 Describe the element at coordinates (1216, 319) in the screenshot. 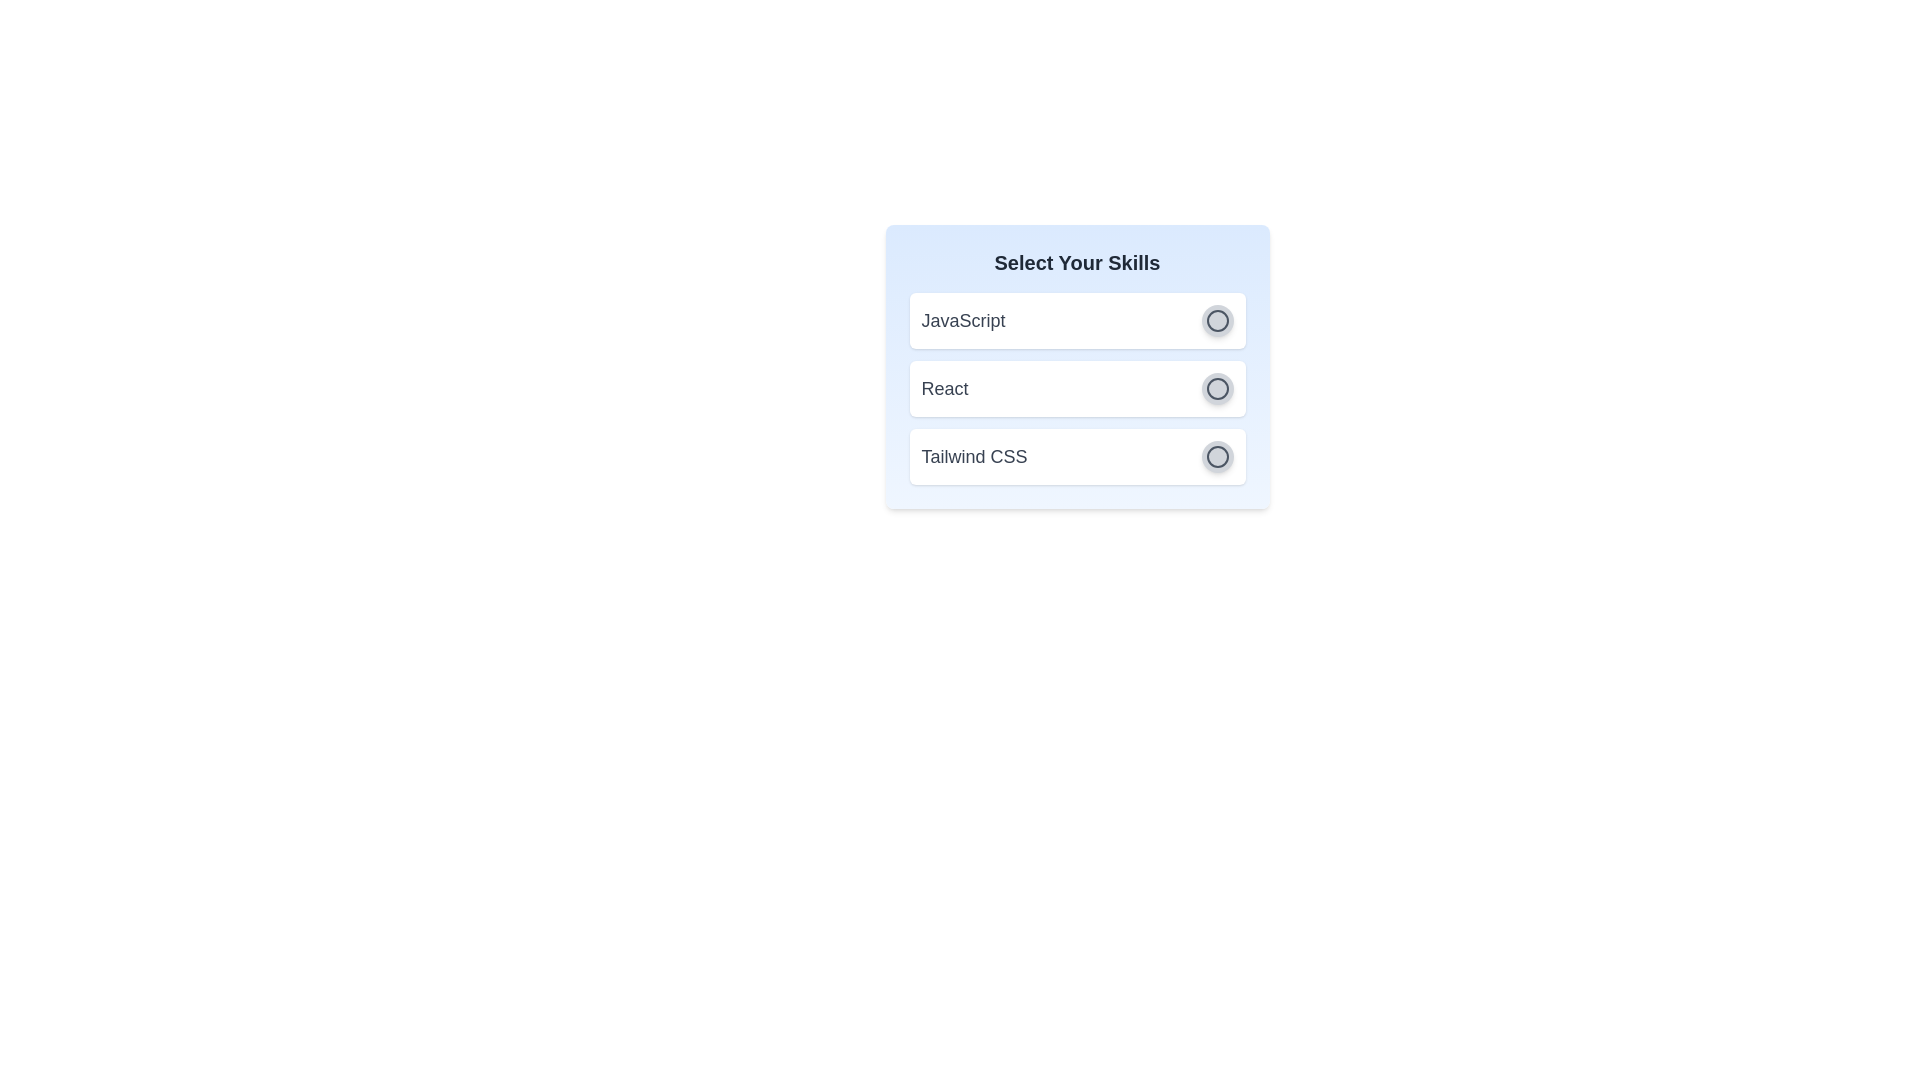

I see `the skill JavaScript` at that location.